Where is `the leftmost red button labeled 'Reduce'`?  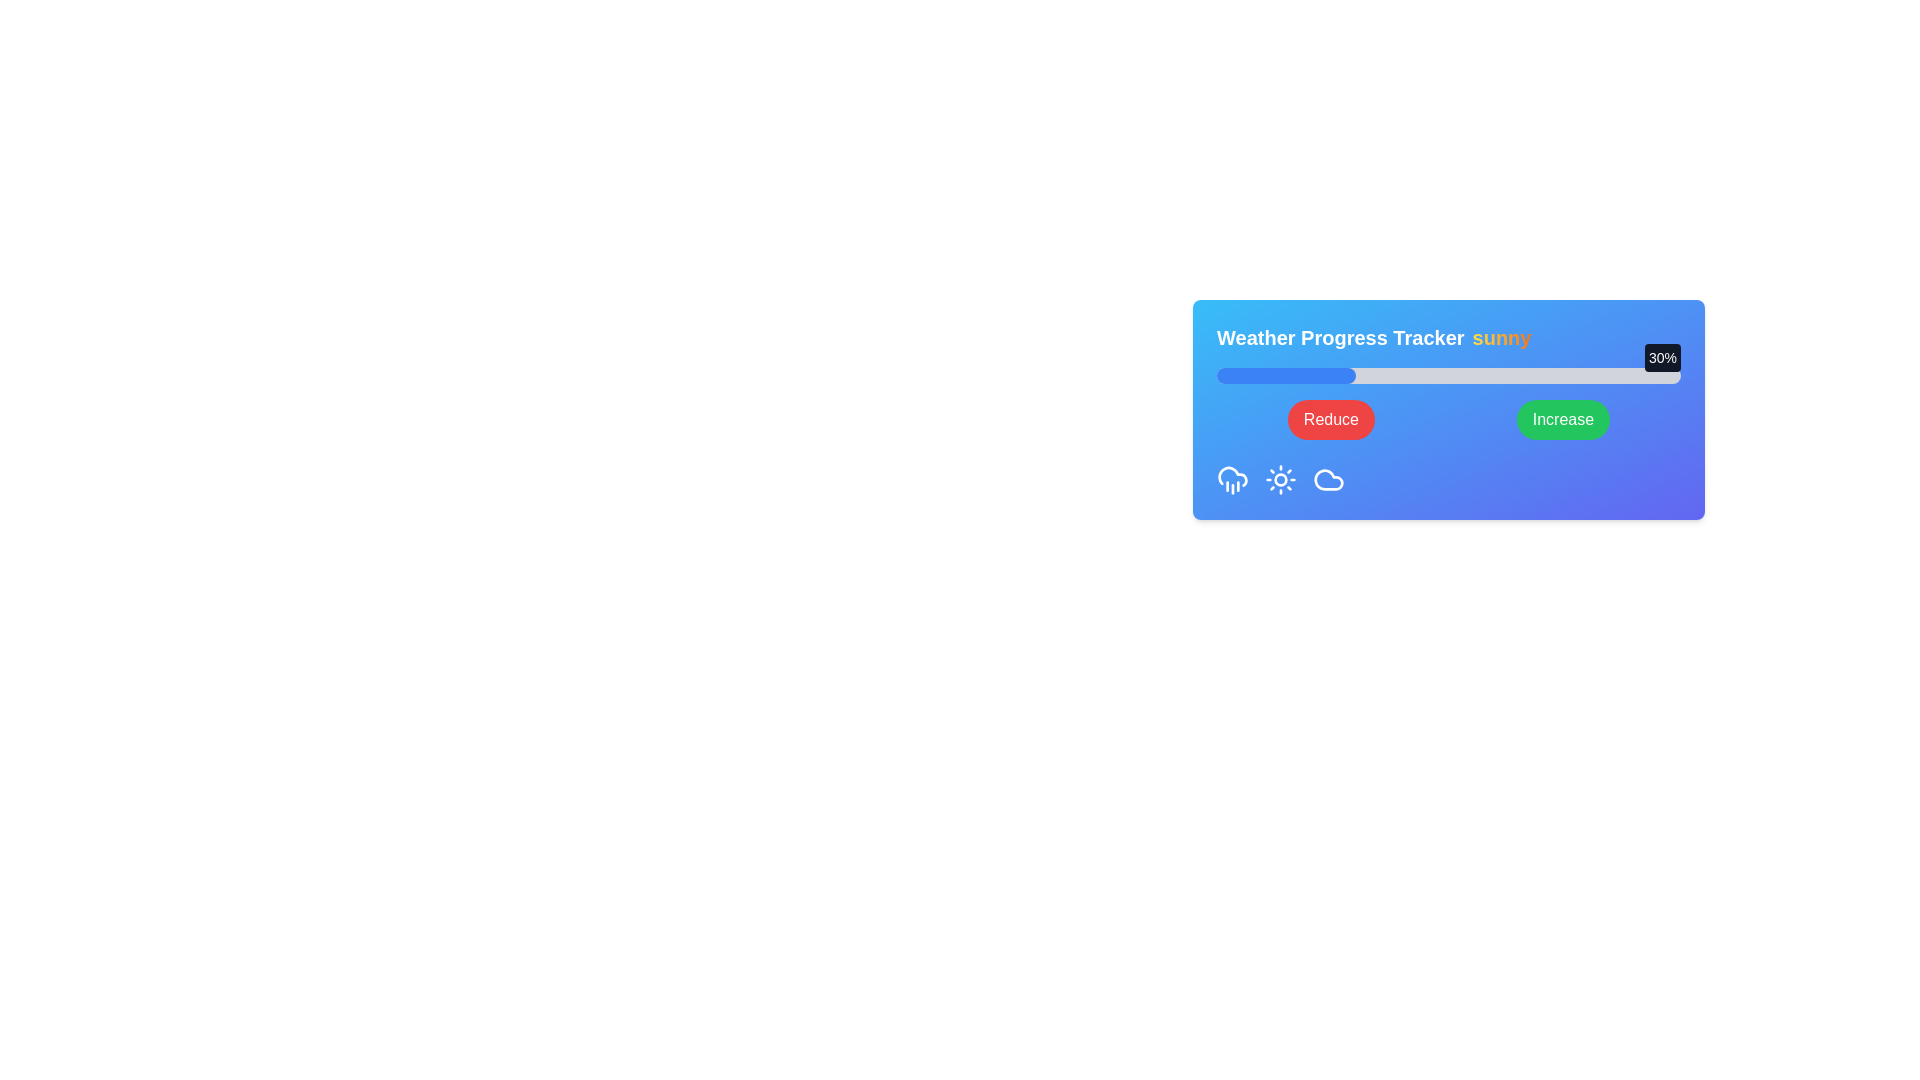
the leftmost red button labeled 'Reduce' is located at coordinates (1331, 419).